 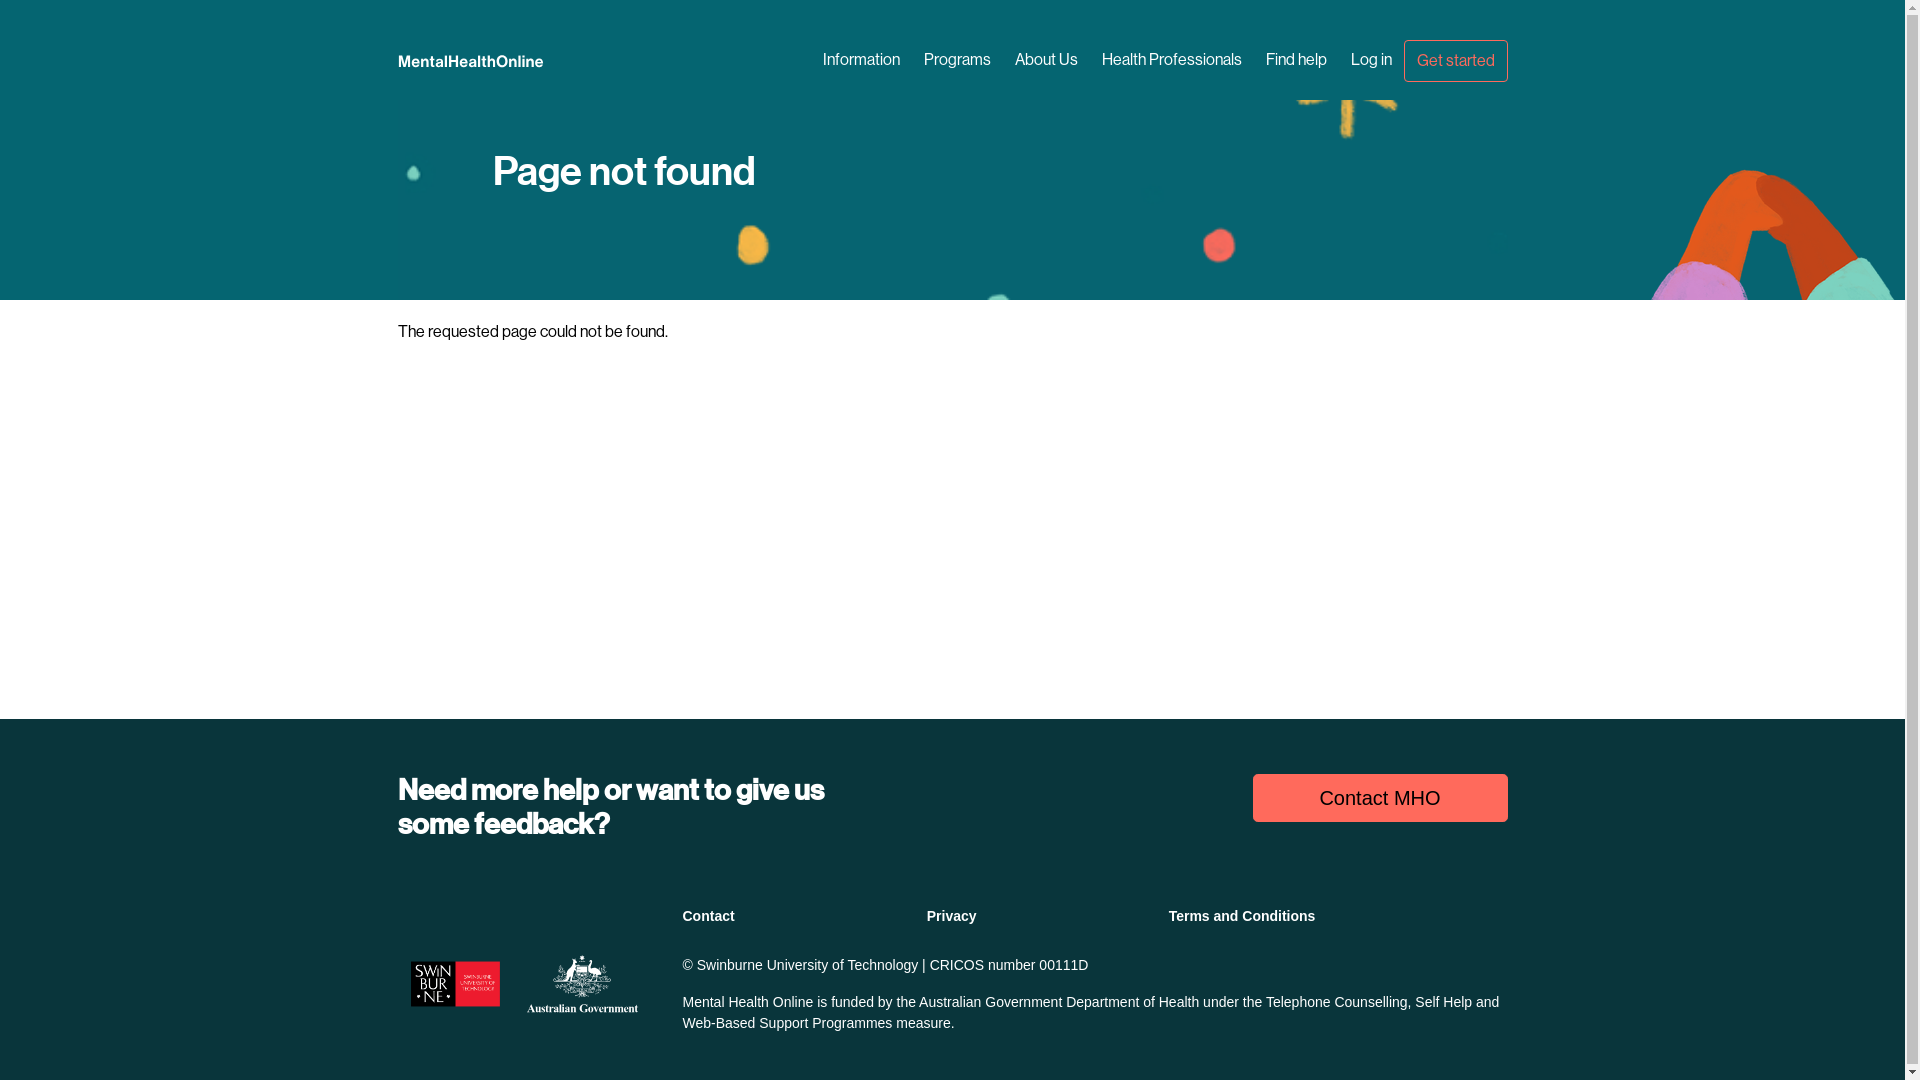 What do you see at coordinates (1088, 59) in the screenshot?
I see `'Health Professionals'` at bounding box center [1088, 59].